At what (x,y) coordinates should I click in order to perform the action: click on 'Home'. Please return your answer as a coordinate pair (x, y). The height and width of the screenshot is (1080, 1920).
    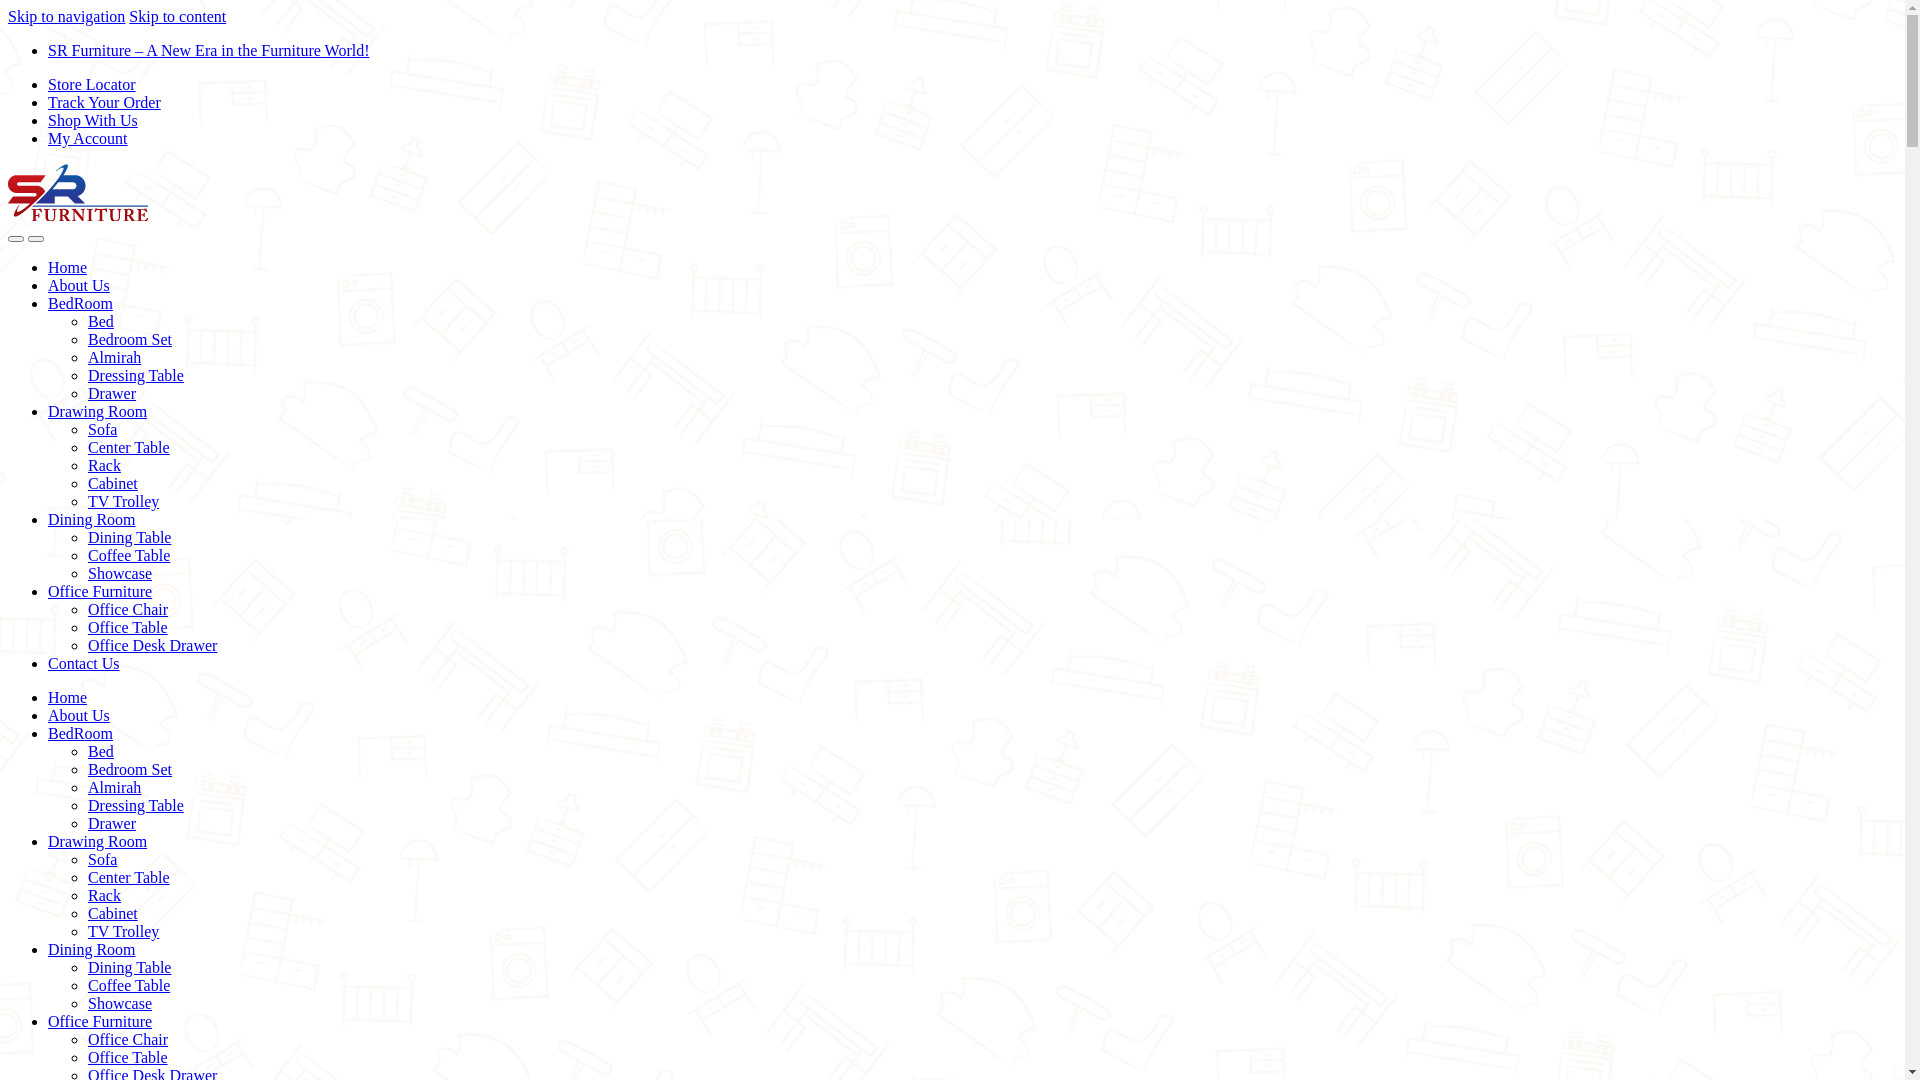
    Looking at the image, I should click on (67, 266).